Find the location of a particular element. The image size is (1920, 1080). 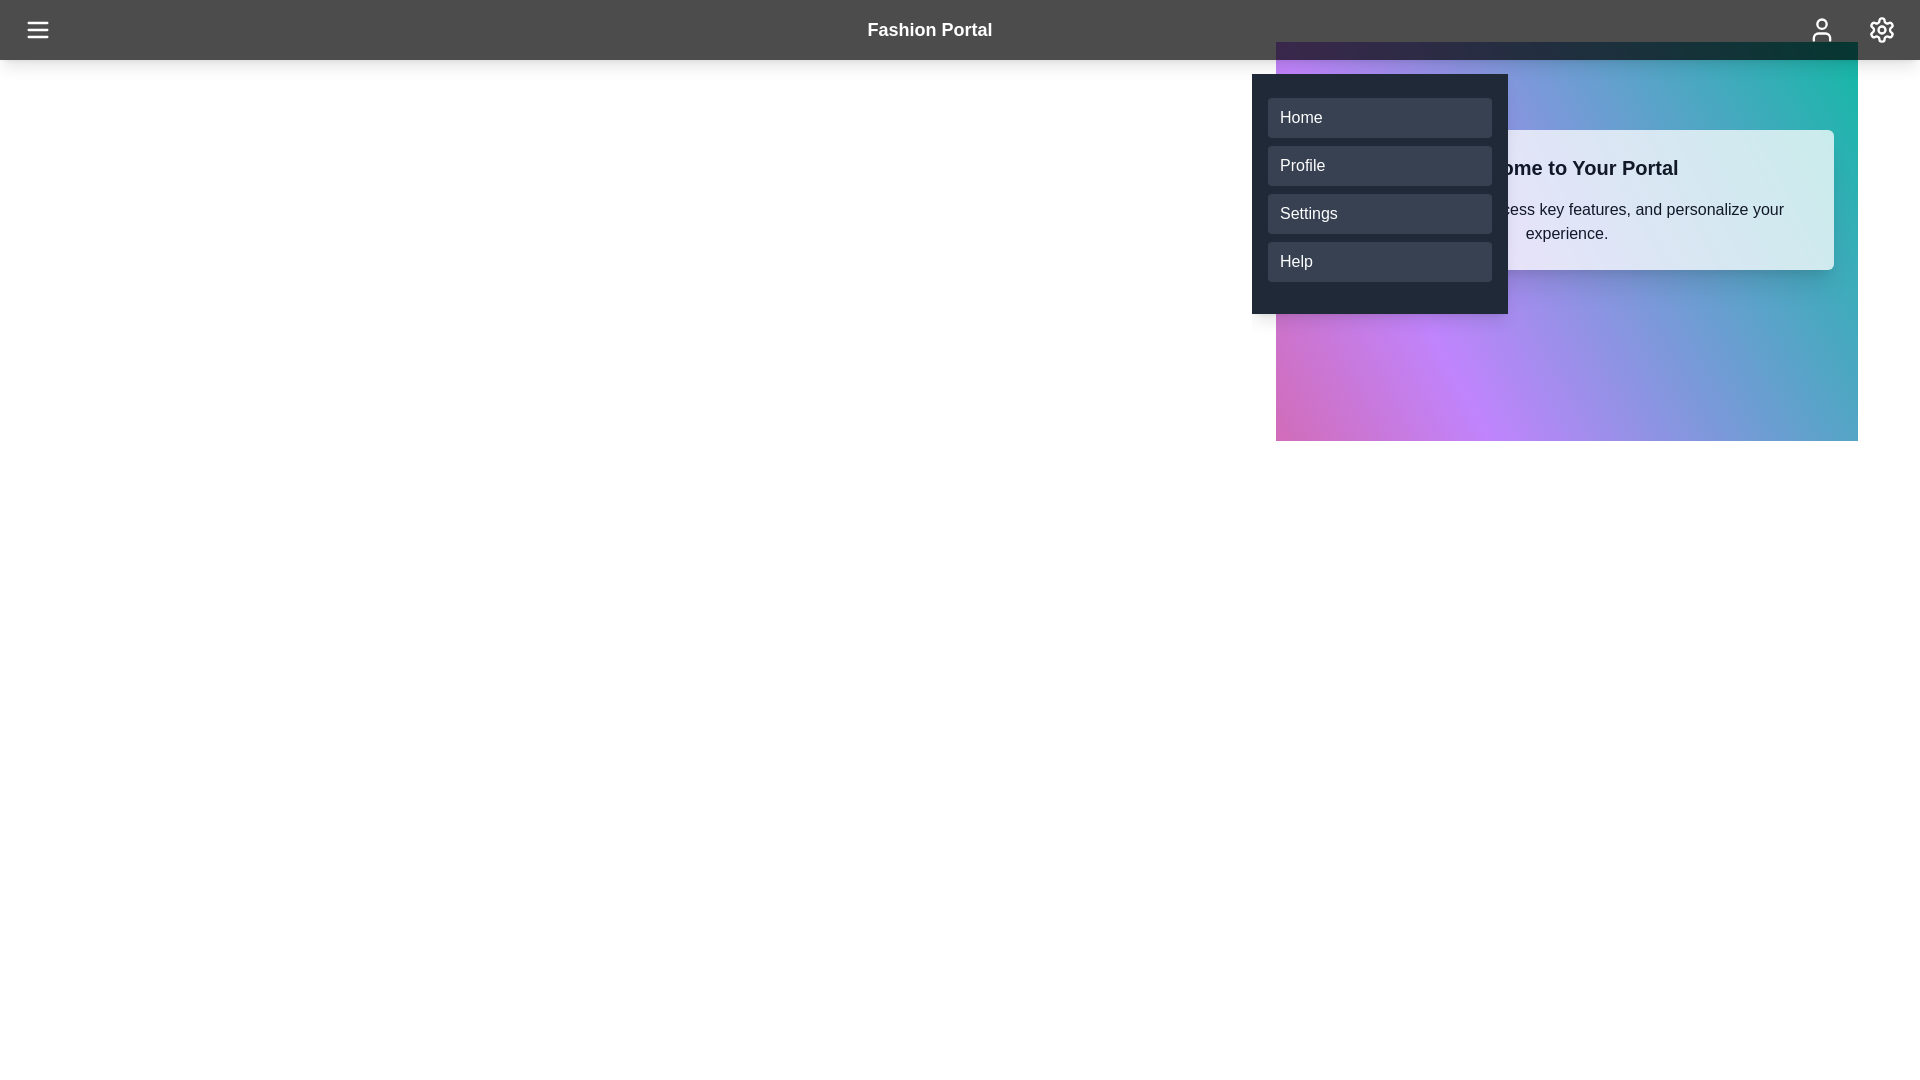

the menu item Home from the list is located at coordinates (1379, 118).